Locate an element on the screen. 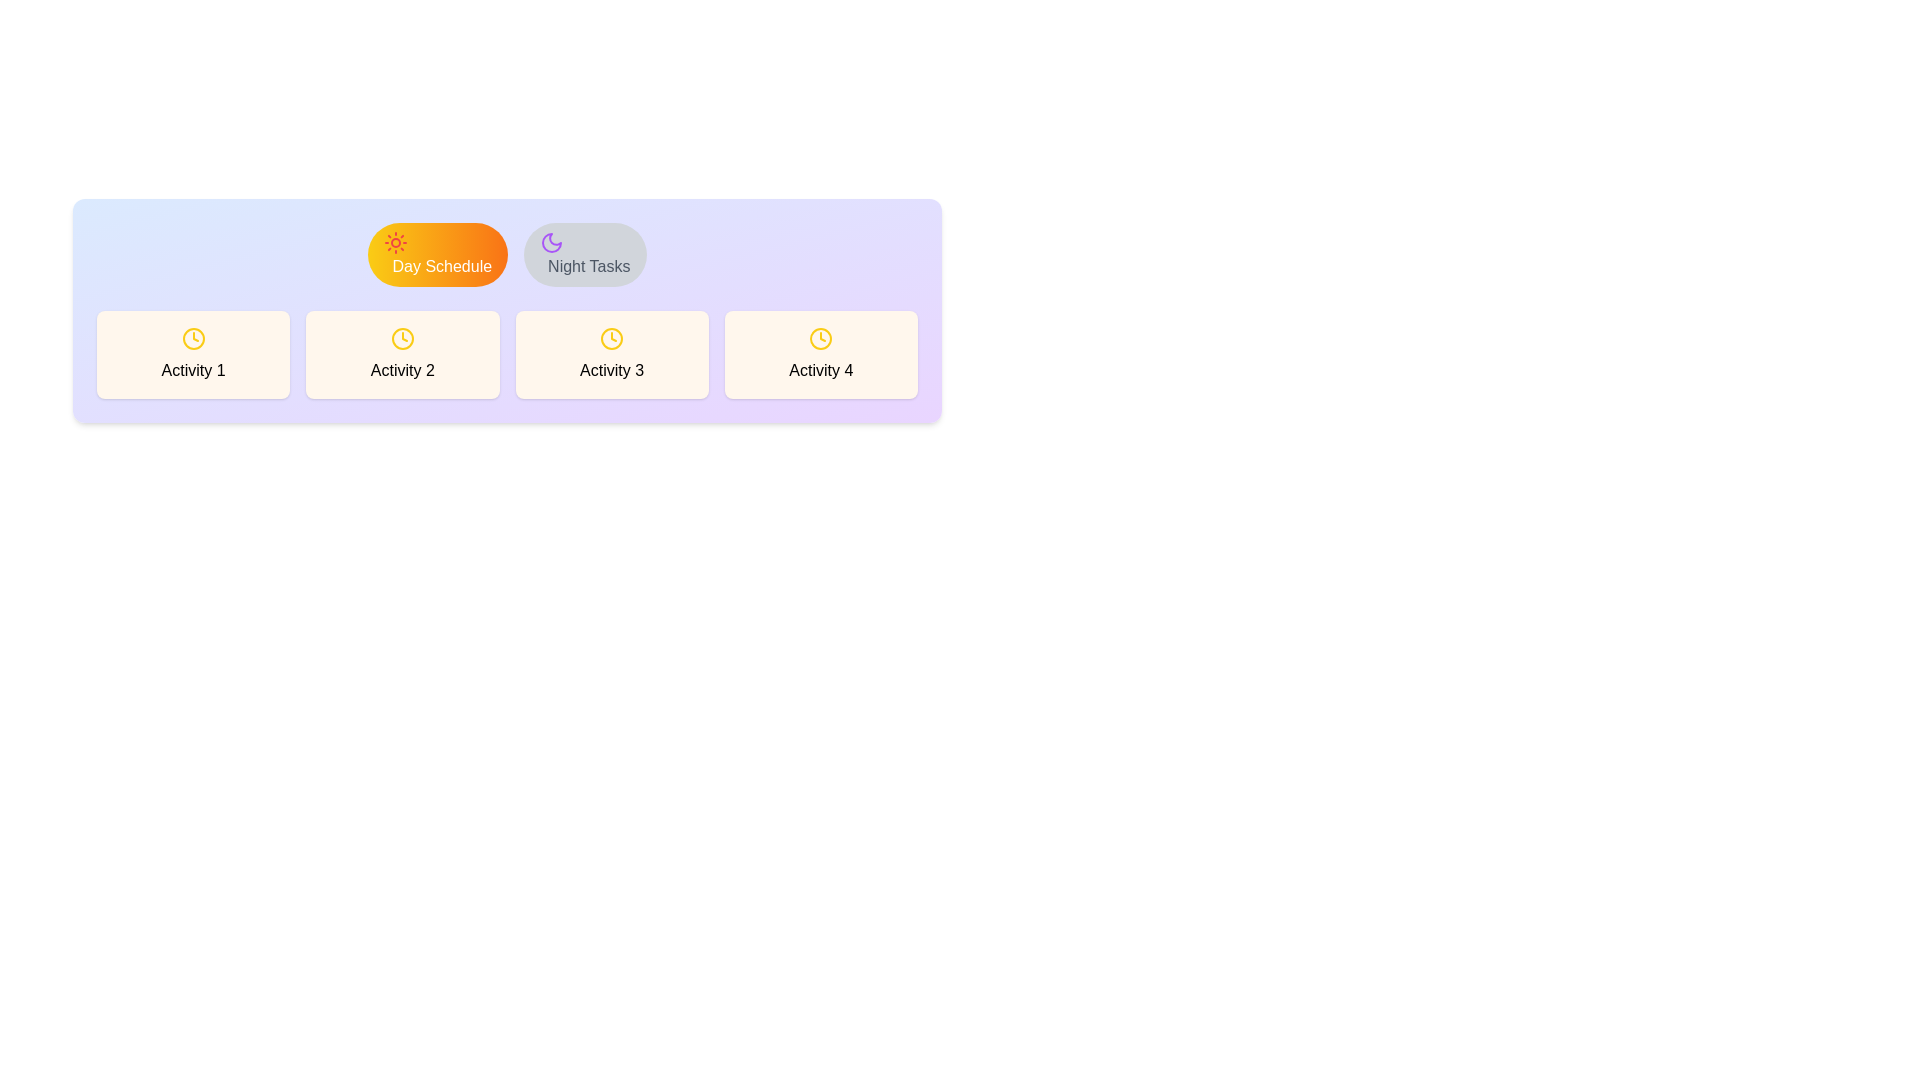 The image size is (1920, 1080). the text Night Tasks within the content is located at coordinates (584, 253).